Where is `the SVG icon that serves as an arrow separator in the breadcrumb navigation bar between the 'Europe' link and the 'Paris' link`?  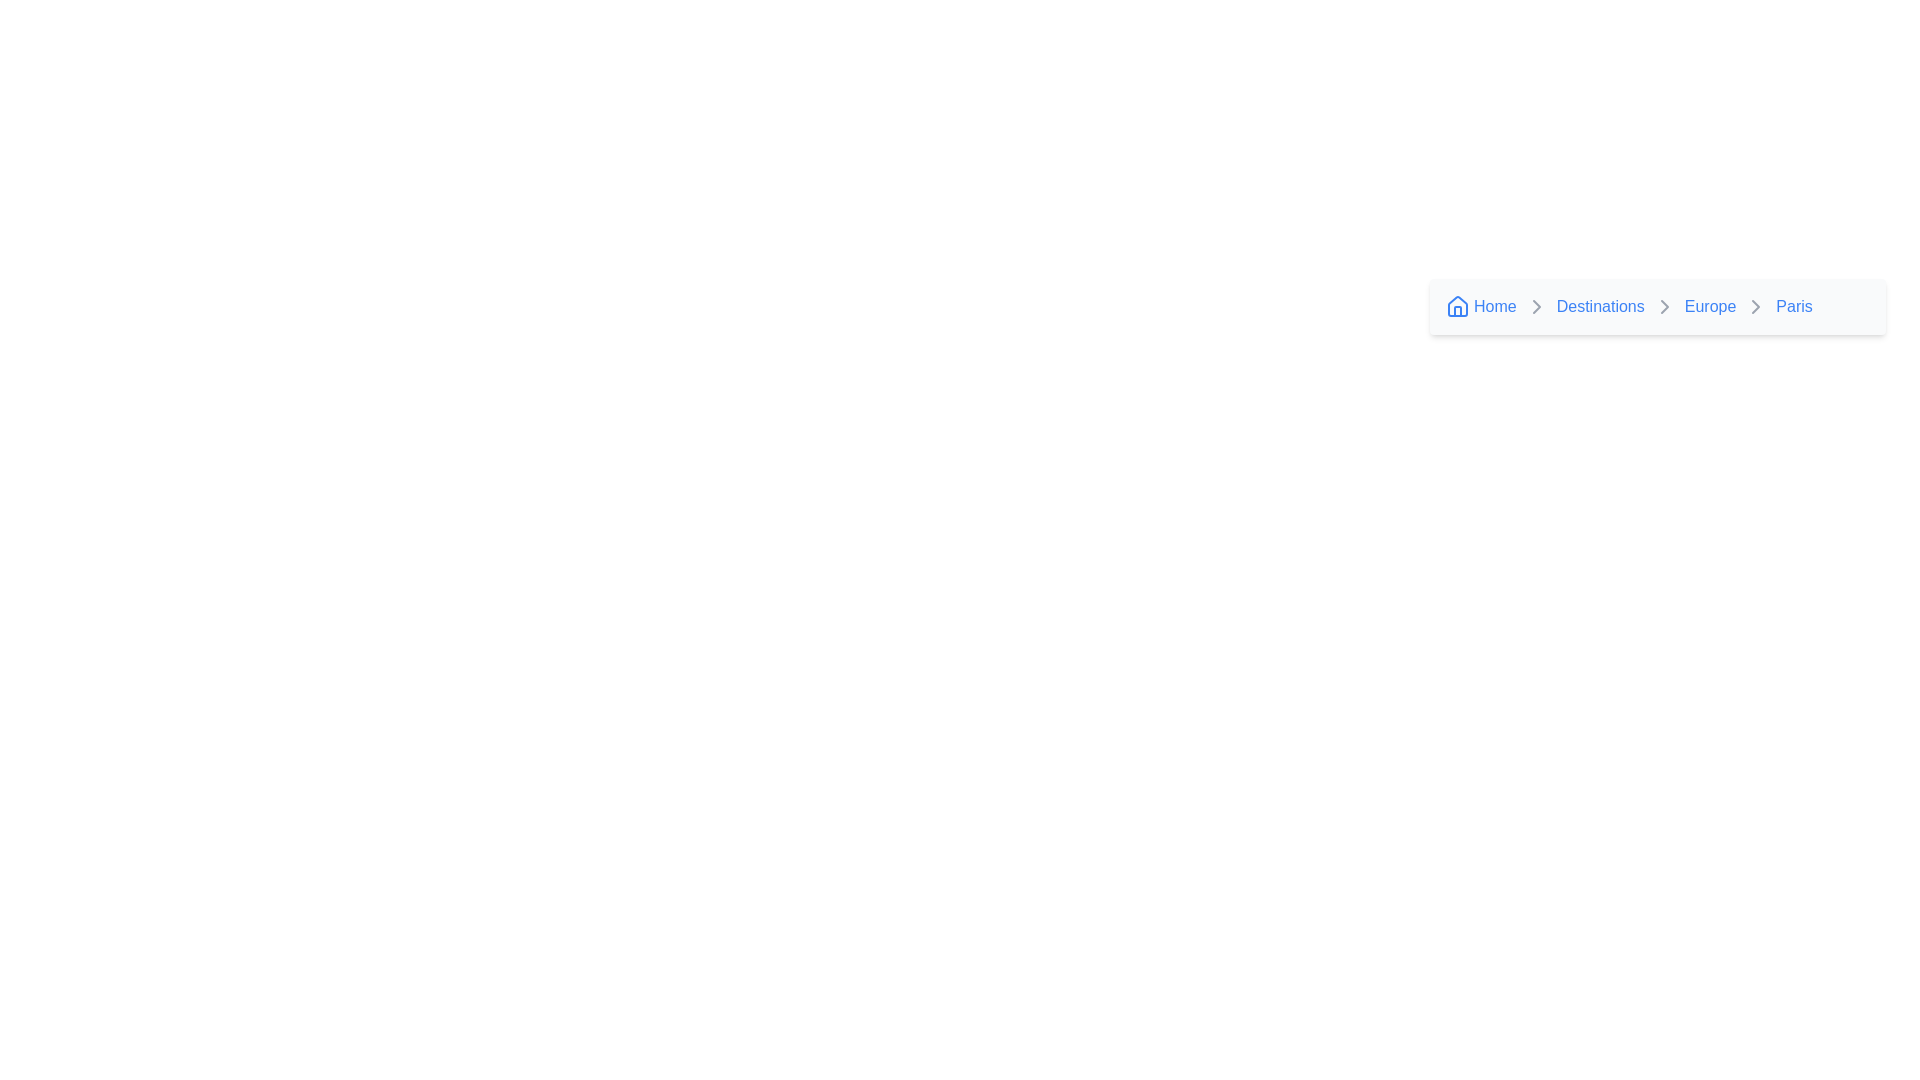
the SVG icon that serves as an arrow separator in the breadcrumb navigation bar between the 'Europe' link and the 'Paris' link is located at coordinates (1755, 307).